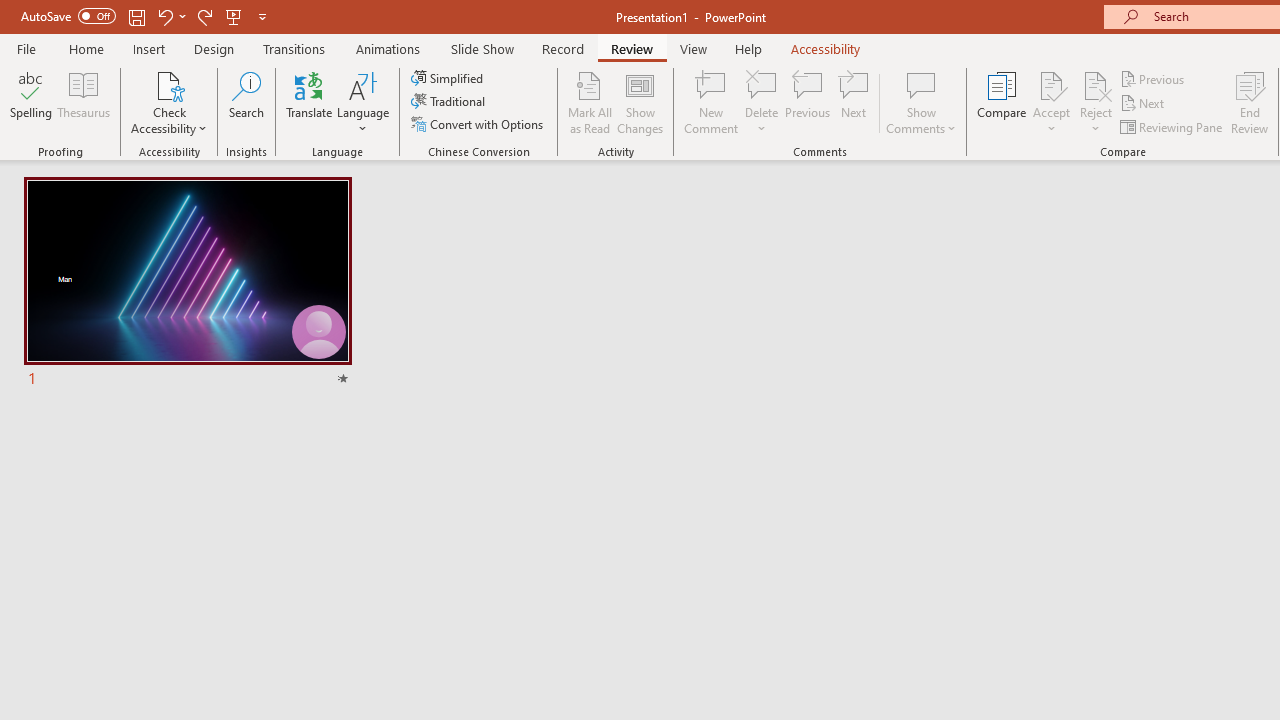 This screenshot has width=1280, height=720. What do you see at coordinates (363, 103) in the screenshot?
I see `'Language'` at bounding box center [363, 103].